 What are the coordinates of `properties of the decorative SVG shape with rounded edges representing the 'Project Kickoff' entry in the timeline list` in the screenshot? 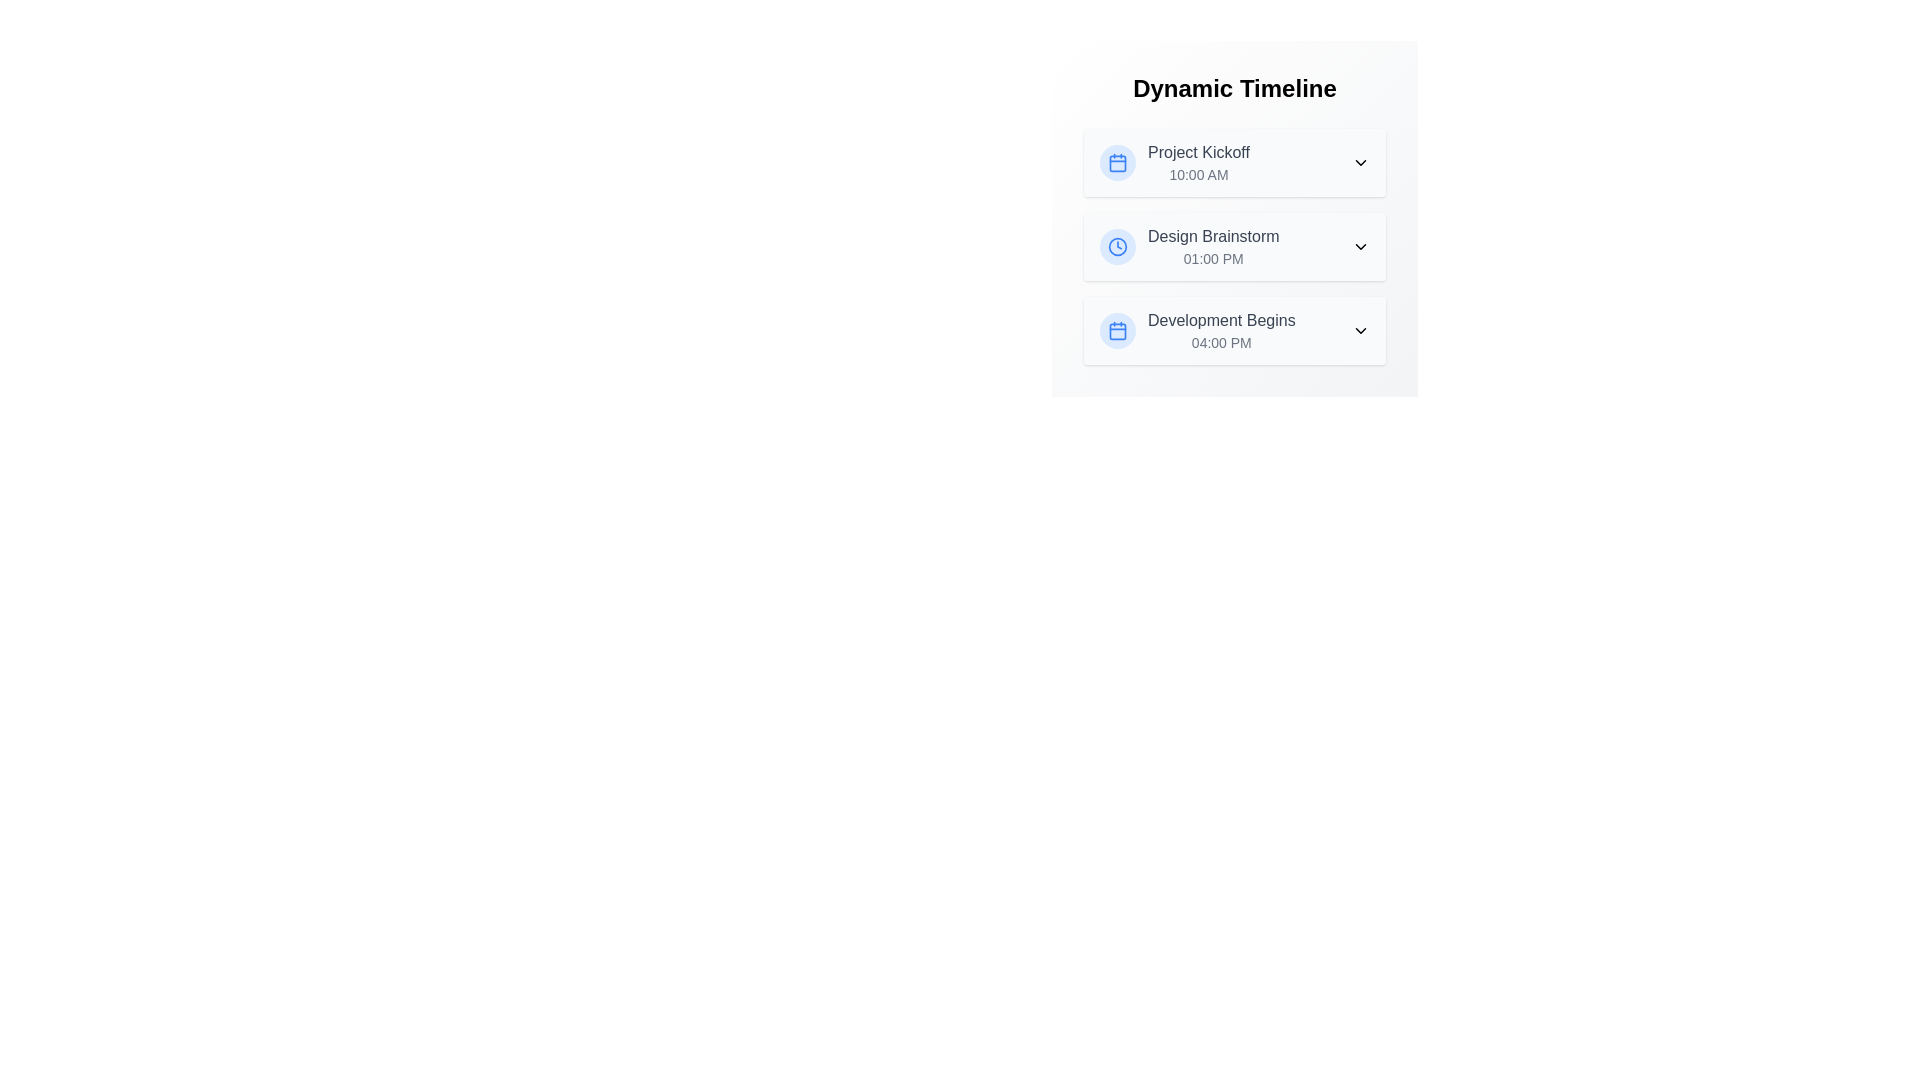 It's located at (1117, 161).